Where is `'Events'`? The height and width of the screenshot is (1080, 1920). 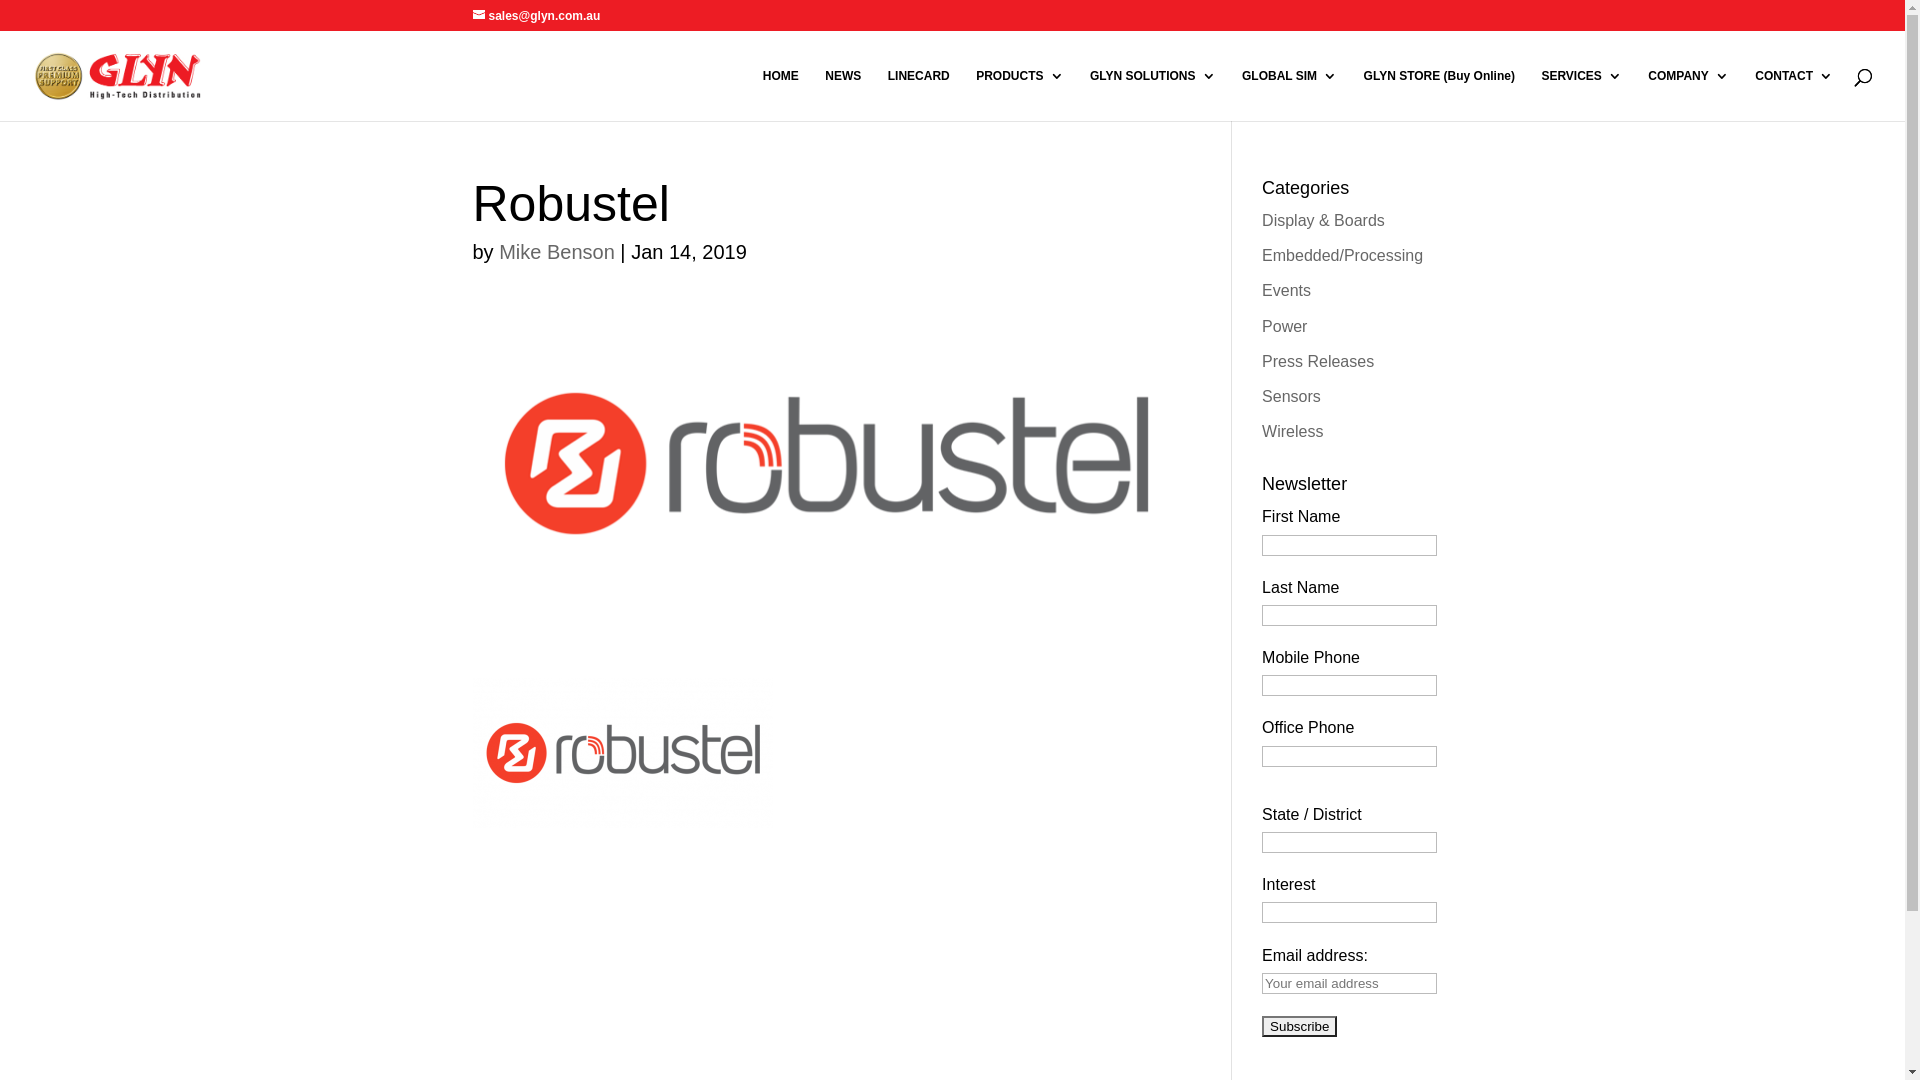 'Events' is located at coordinates (1261, 290).